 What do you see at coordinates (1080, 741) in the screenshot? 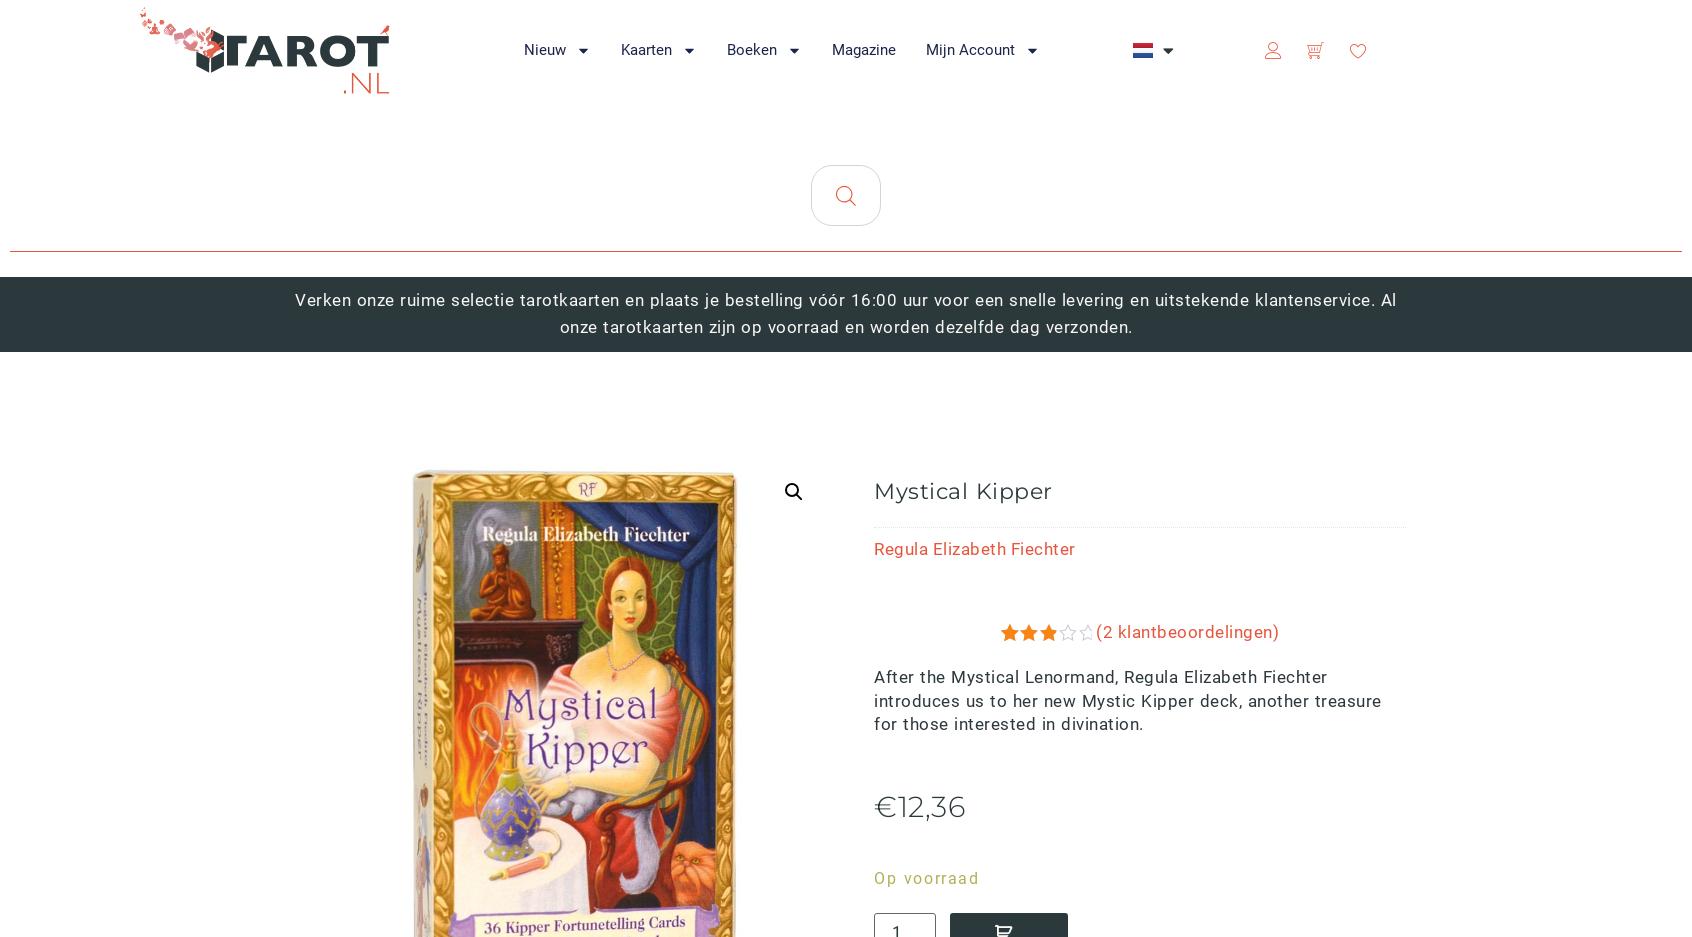
I see `'klantbeoordelingen'` at bounding box center [1080, 741].